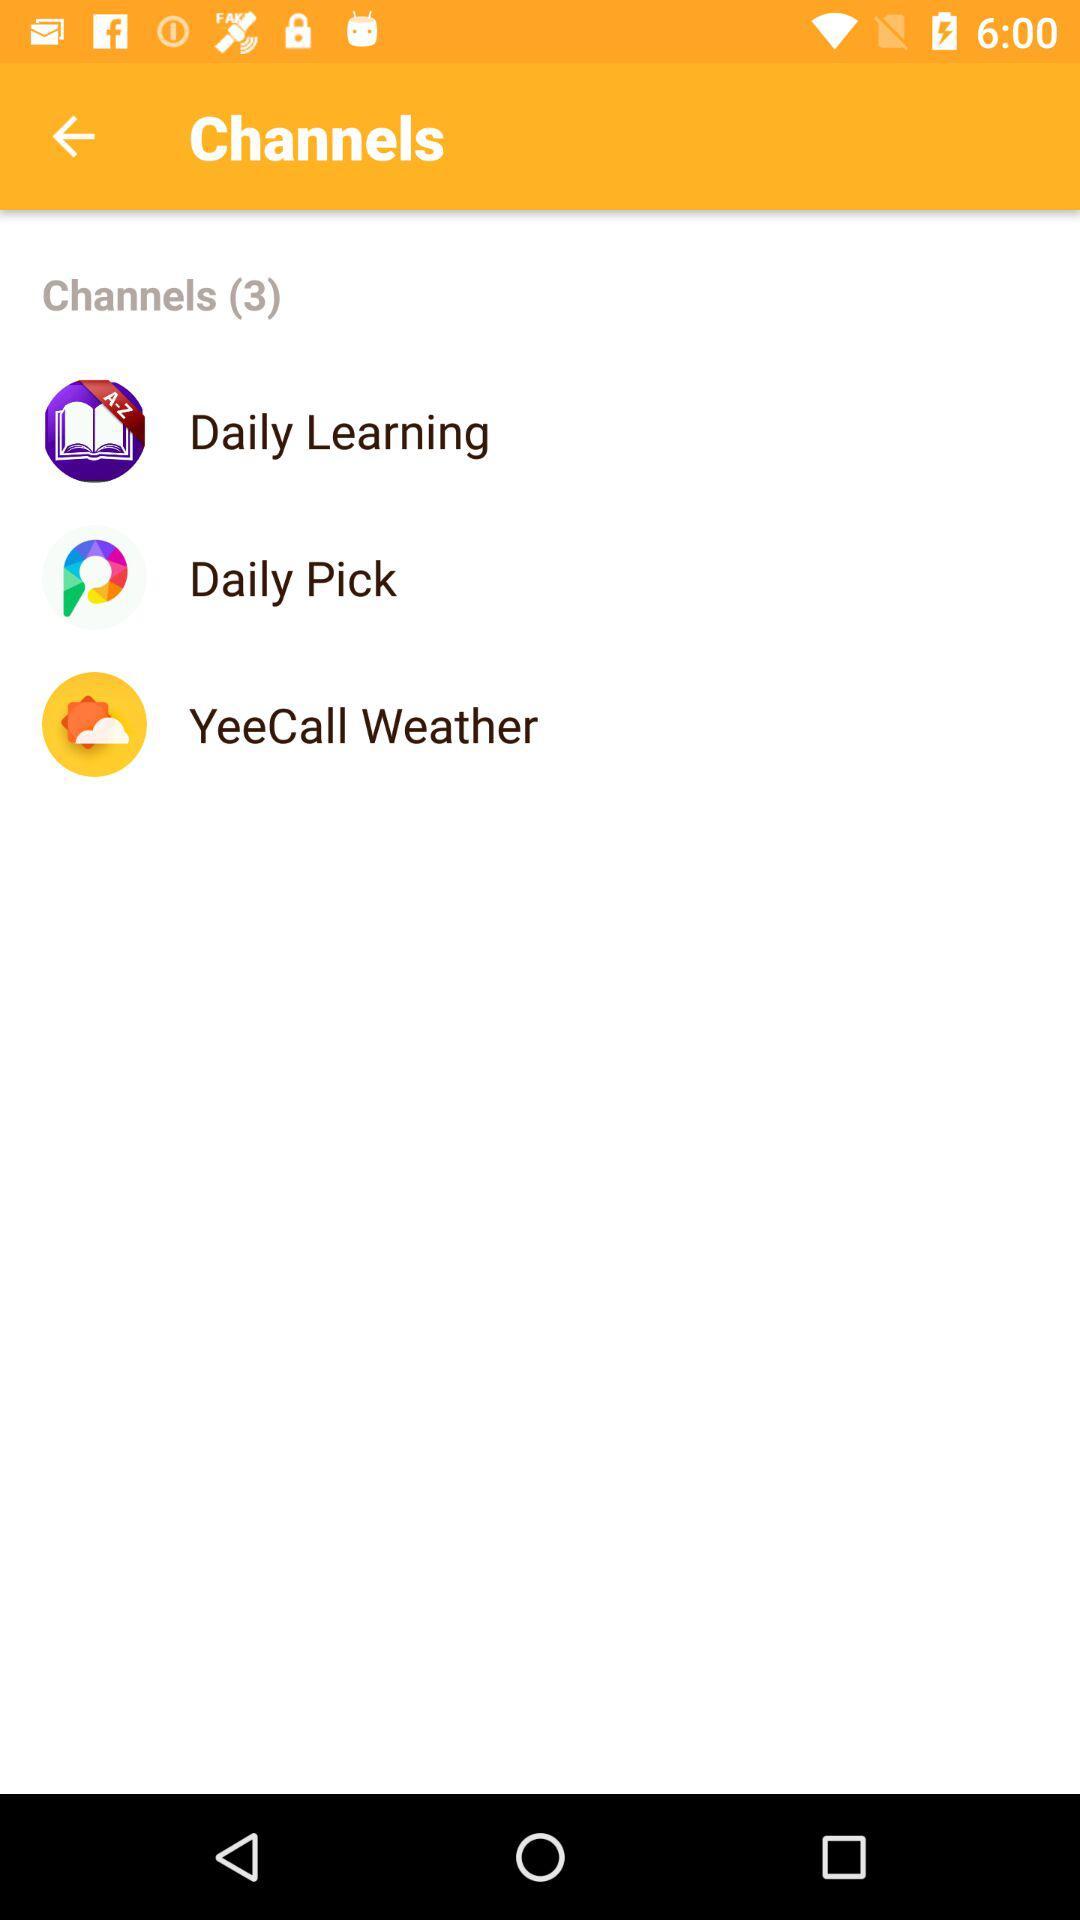 The height and width of the screenshot is (1920, 1080). I want to click on the icon to the left of channels app, so click(72, 135).